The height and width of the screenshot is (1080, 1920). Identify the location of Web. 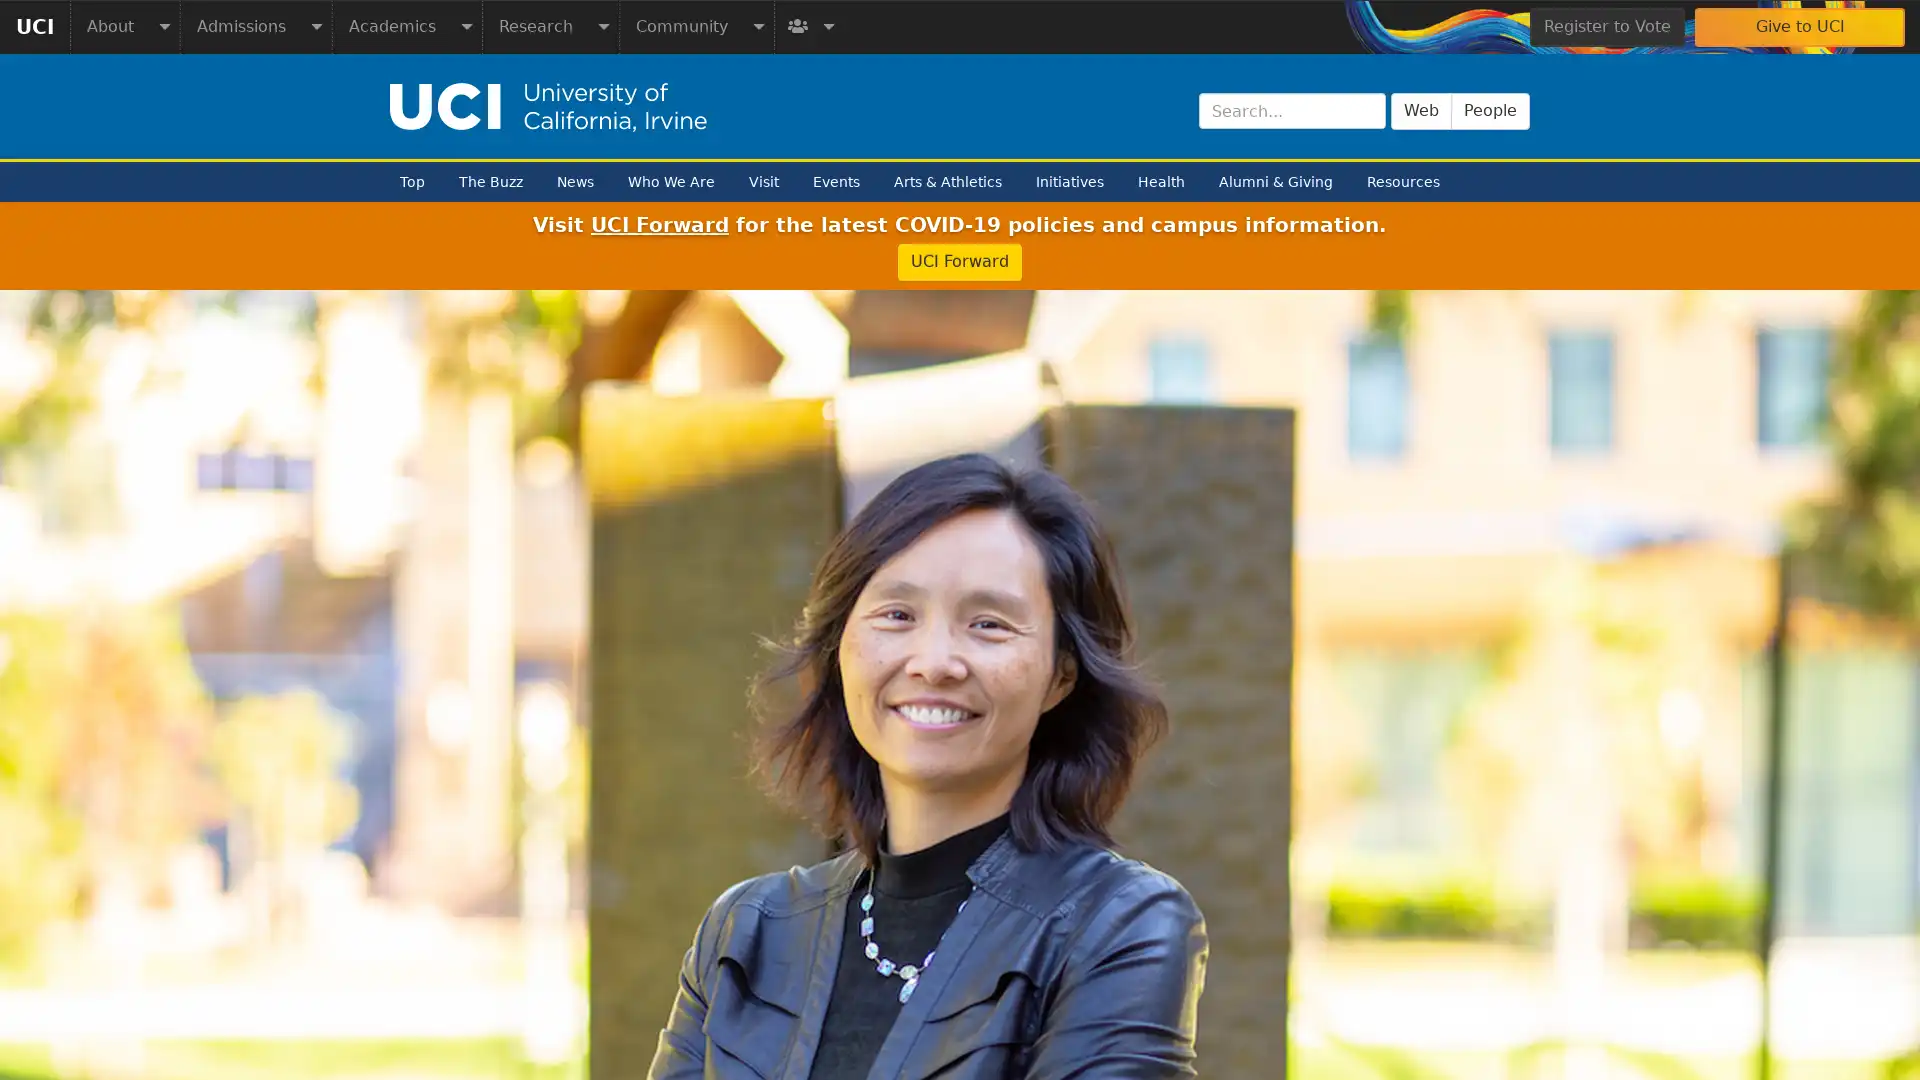
(1420, 110).